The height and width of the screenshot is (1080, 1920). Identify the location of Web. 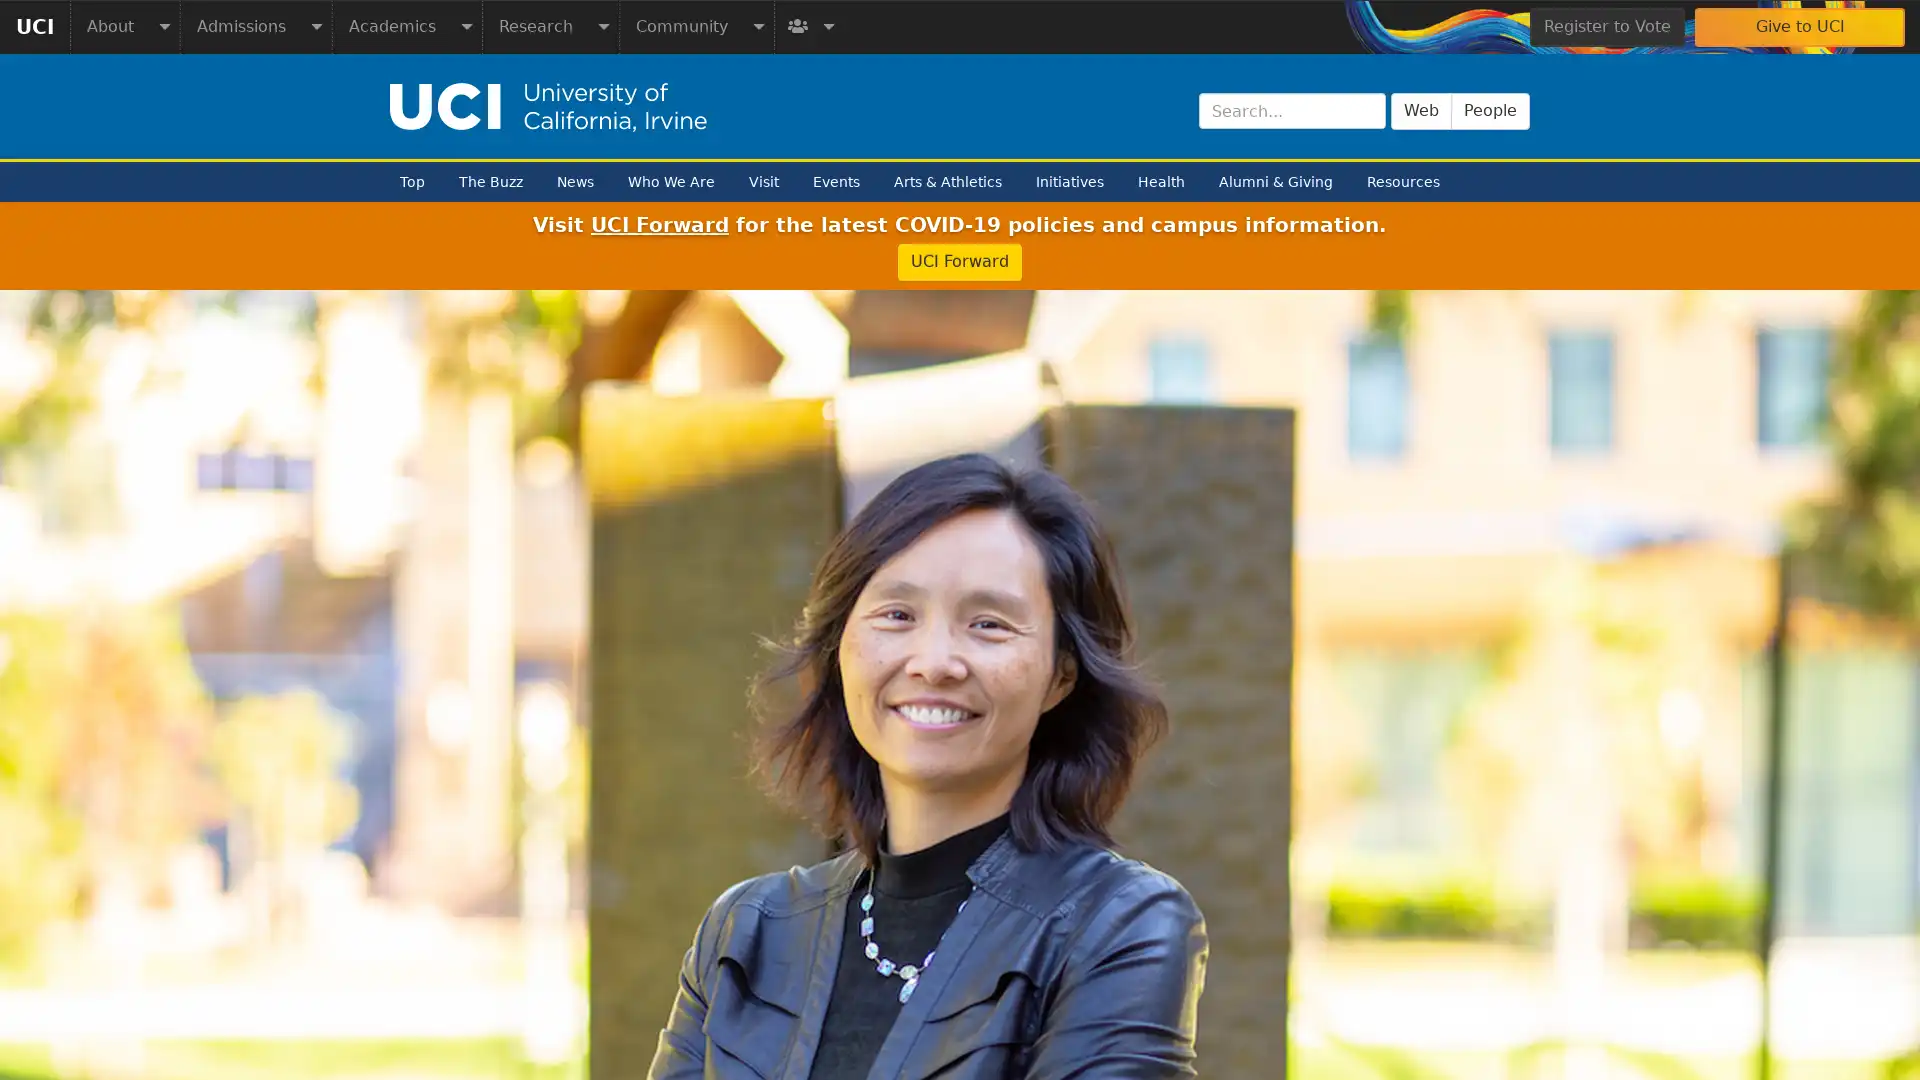
(1420, 110).